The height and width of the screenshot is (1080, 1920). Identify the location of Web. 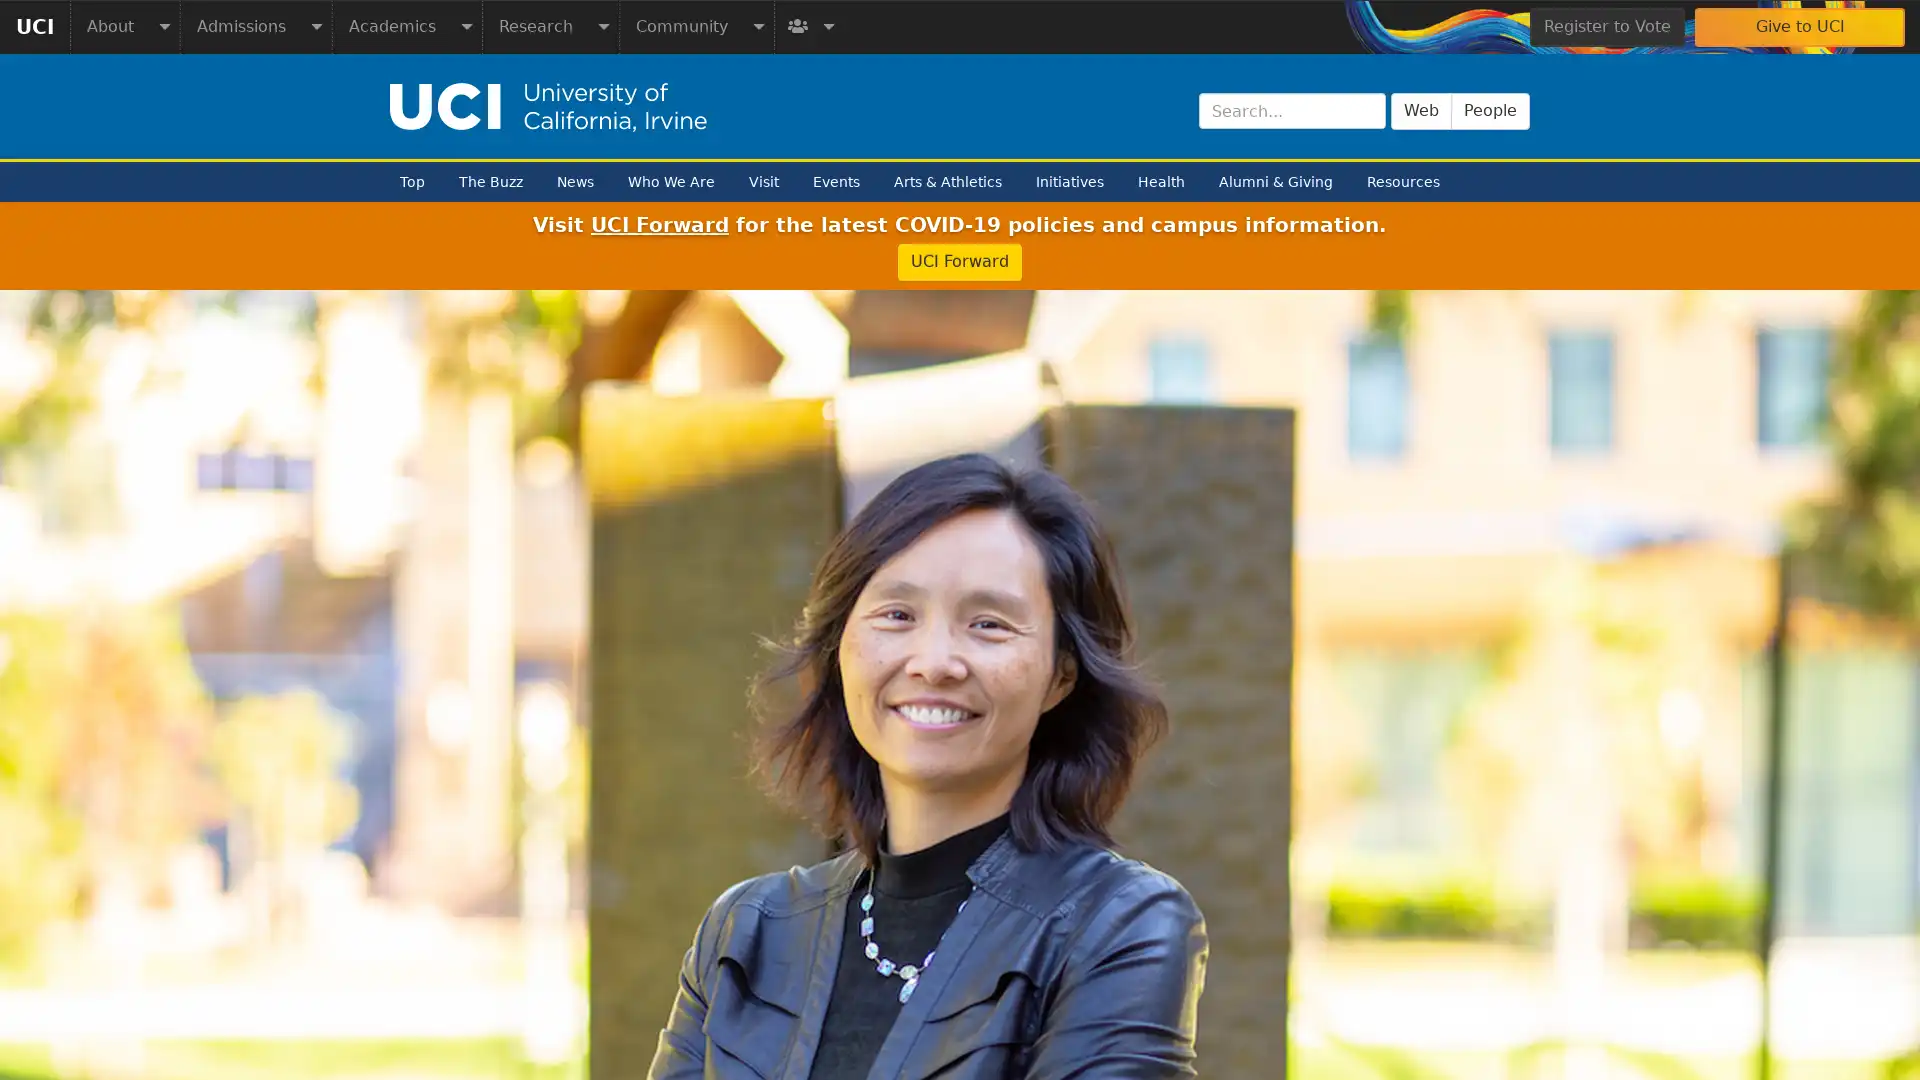
(1420, 110).